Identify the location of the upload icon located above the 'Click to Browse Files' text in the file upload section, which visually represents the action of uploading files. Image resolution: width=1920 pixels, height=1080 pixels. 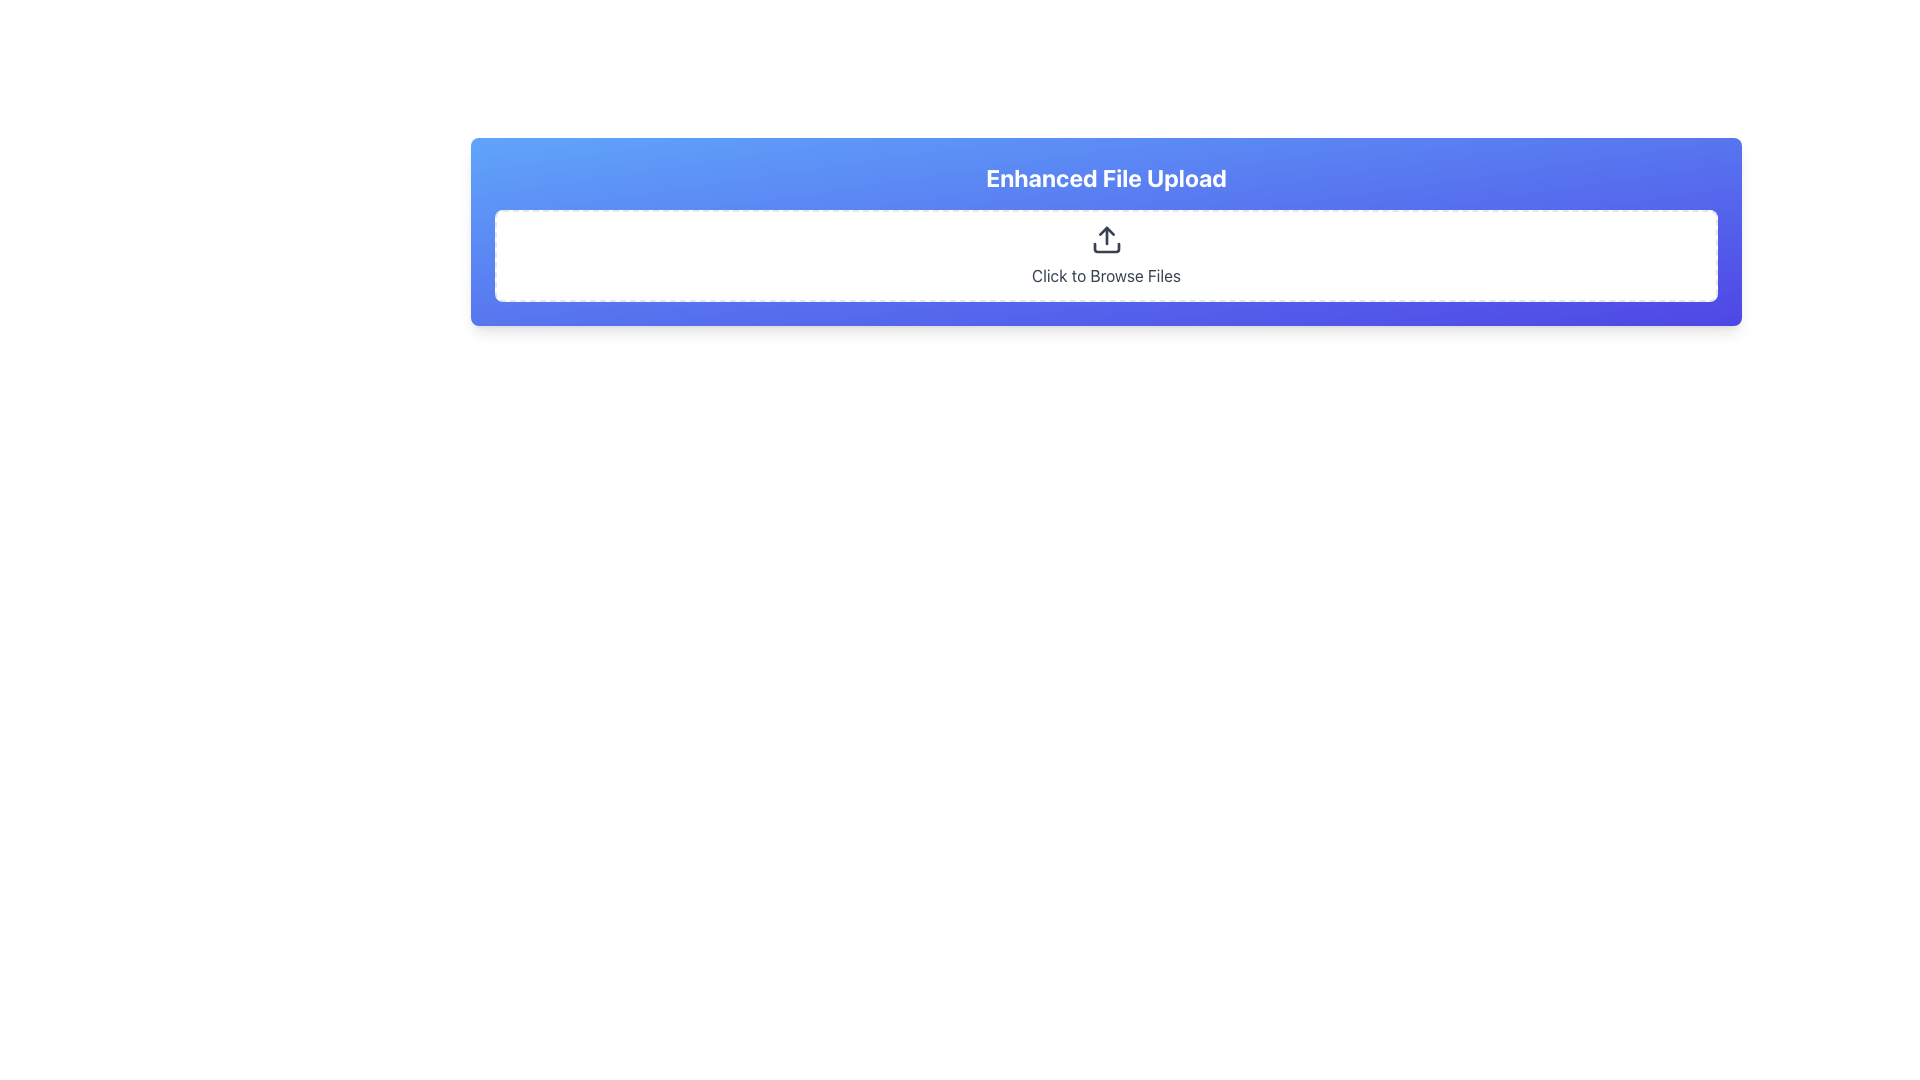
(1105, 238).